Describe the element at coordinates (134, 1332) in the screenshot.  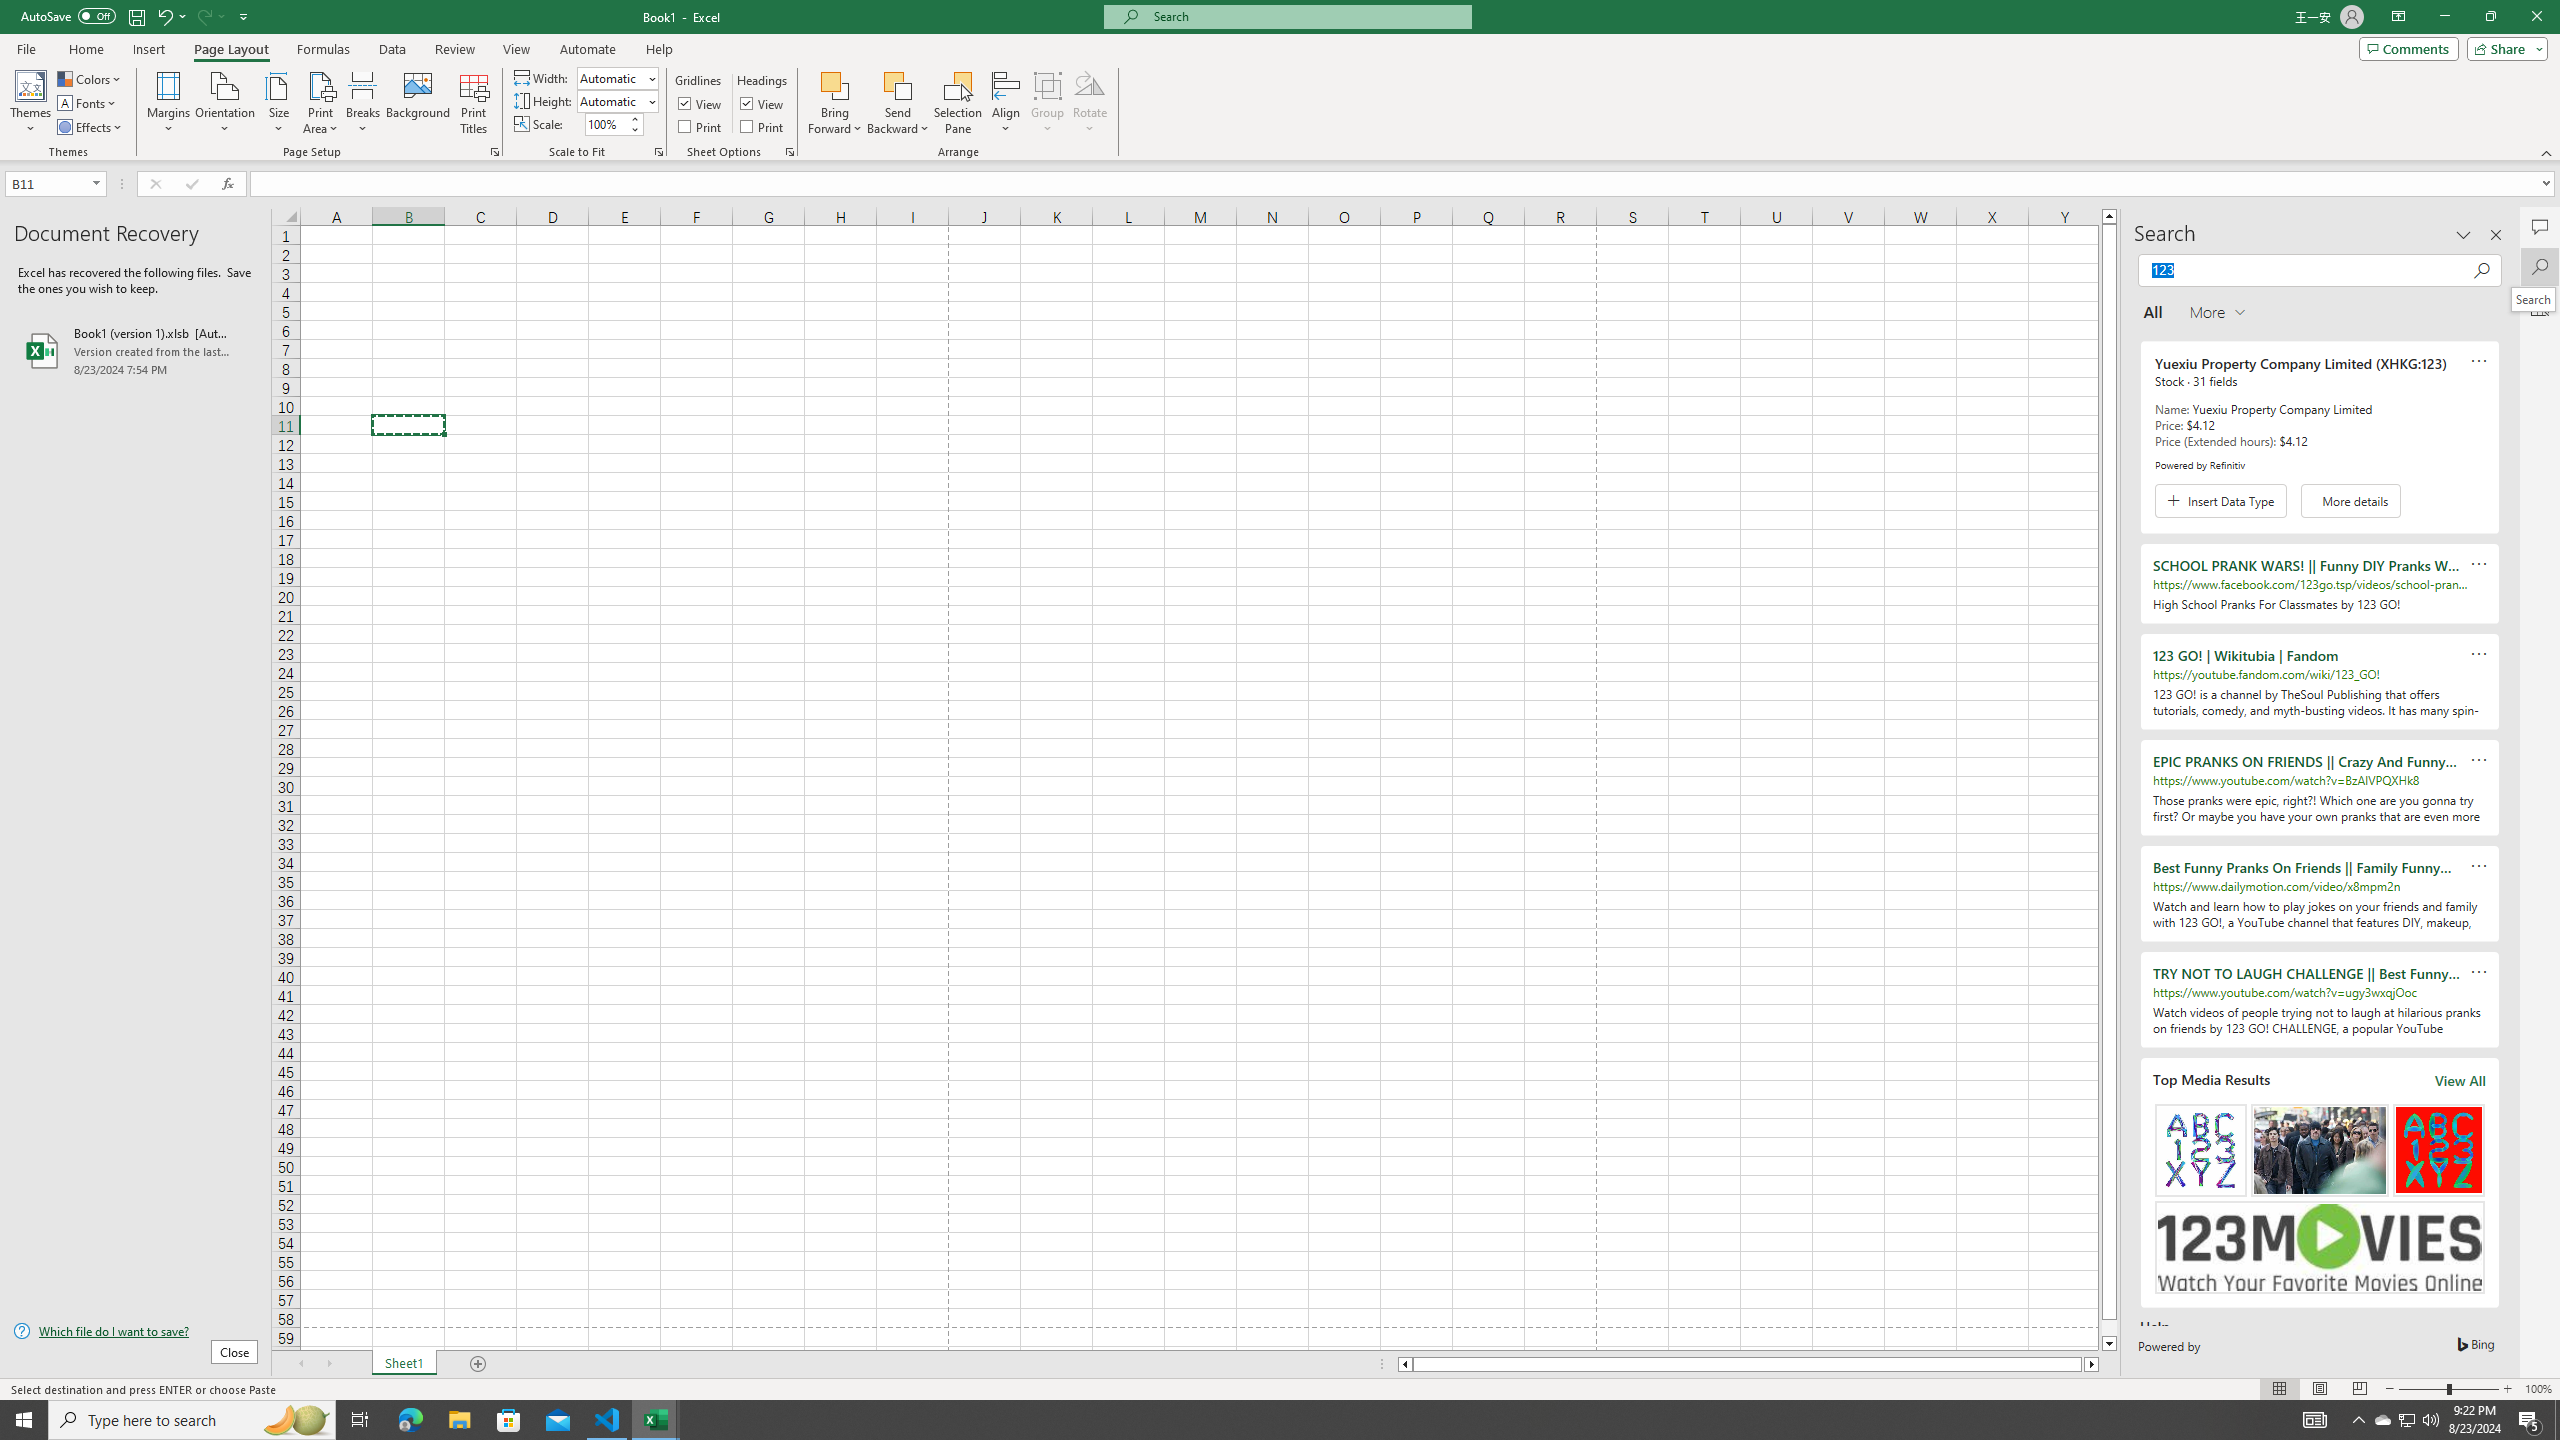
I see `'Which file do I want to save?'` at that location.